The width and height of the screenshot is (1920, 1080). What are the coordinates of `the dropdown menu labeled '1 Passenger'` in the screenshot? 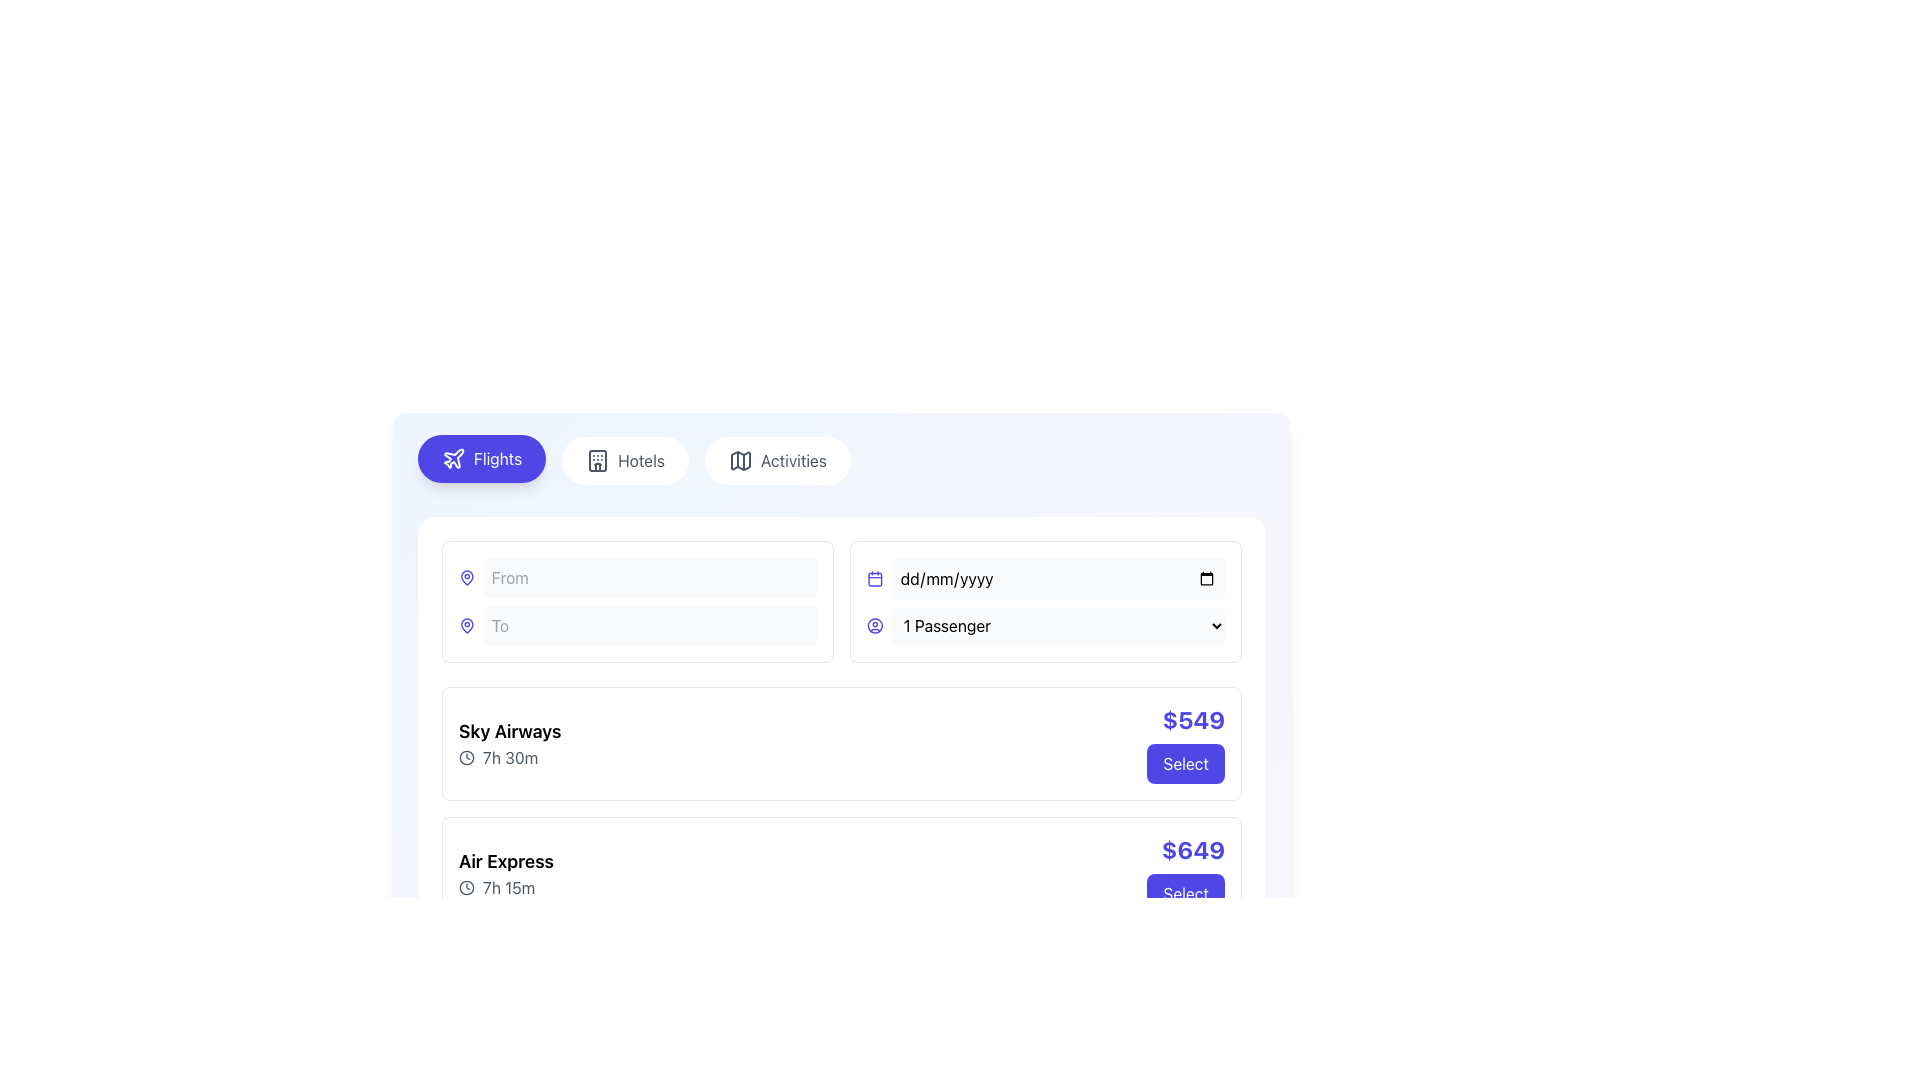 It's located at (1045, 624).